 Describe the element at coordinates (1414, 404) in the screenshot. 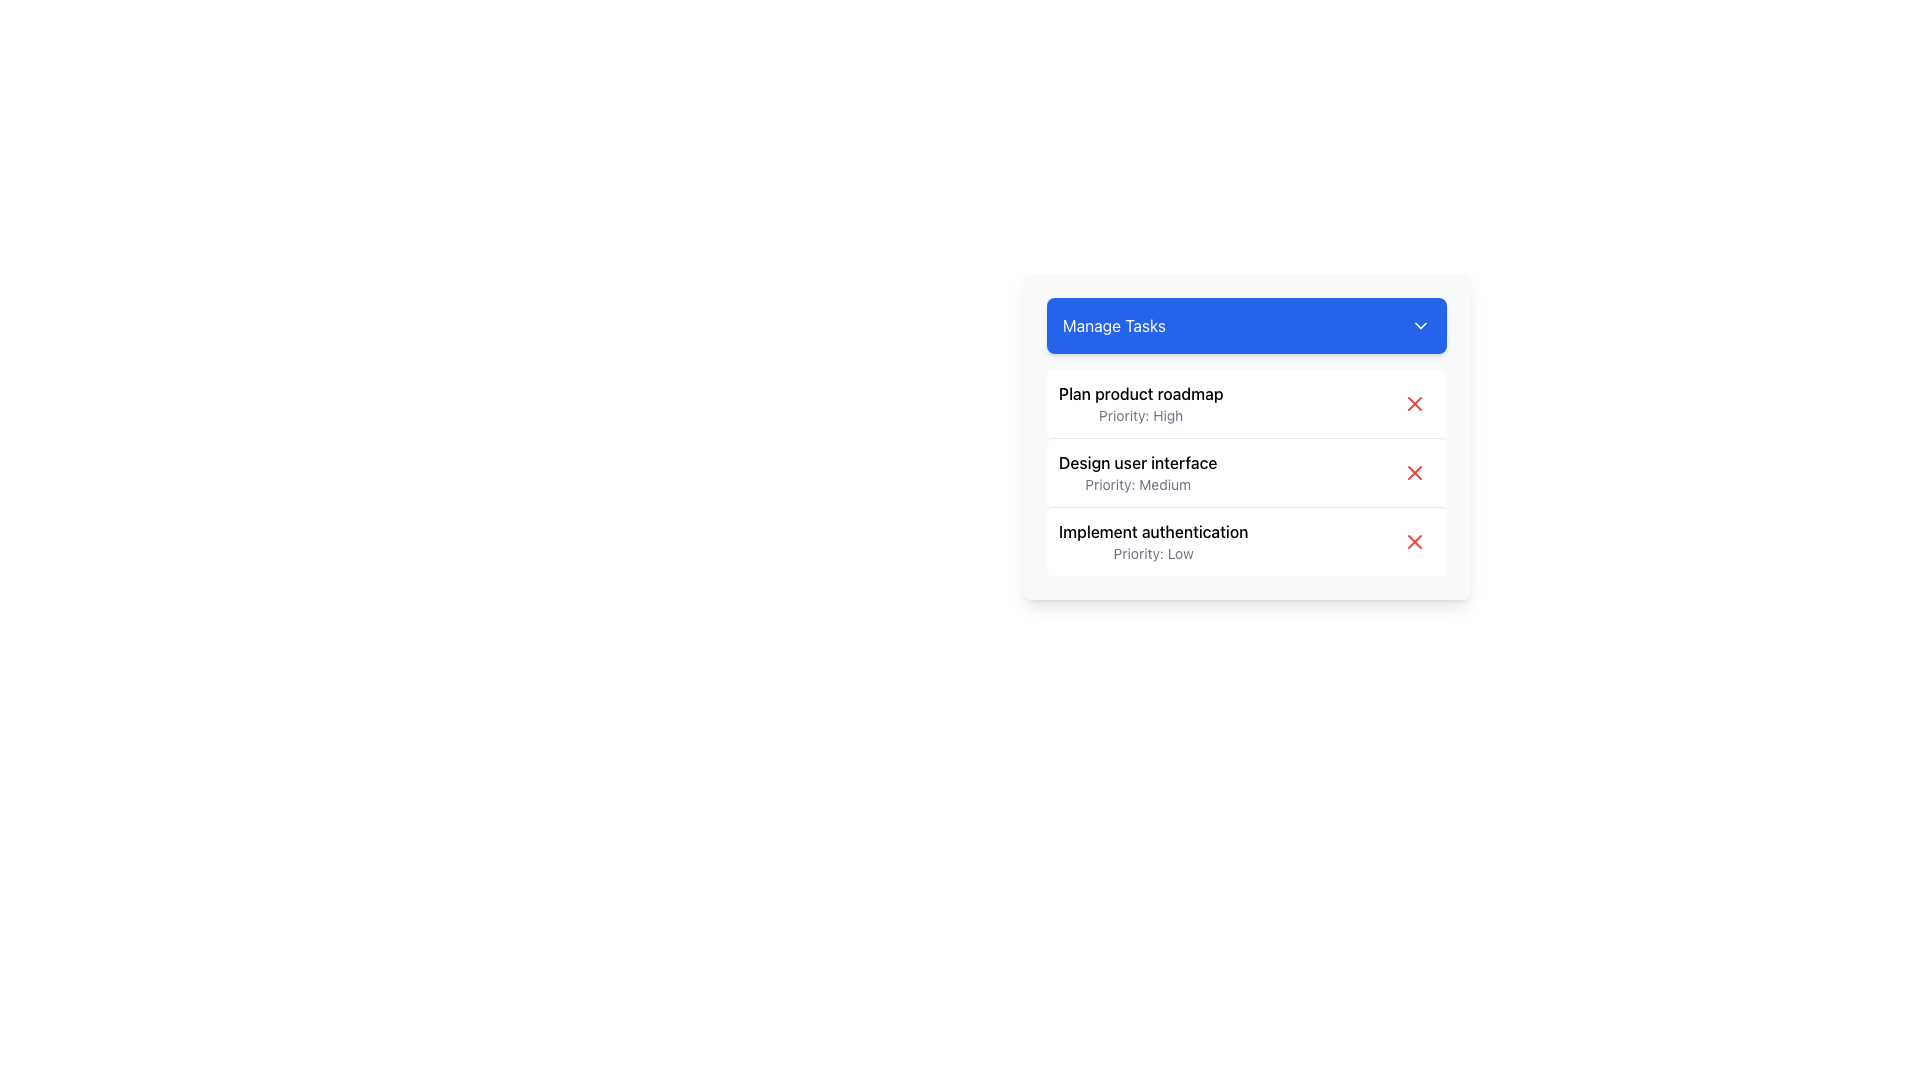

I see `the red 'X' icon in the dropdown menu that is positioned in the rightmost section of the first list item labeled 'Plan product roadmap' to observe styling changes` at that location.